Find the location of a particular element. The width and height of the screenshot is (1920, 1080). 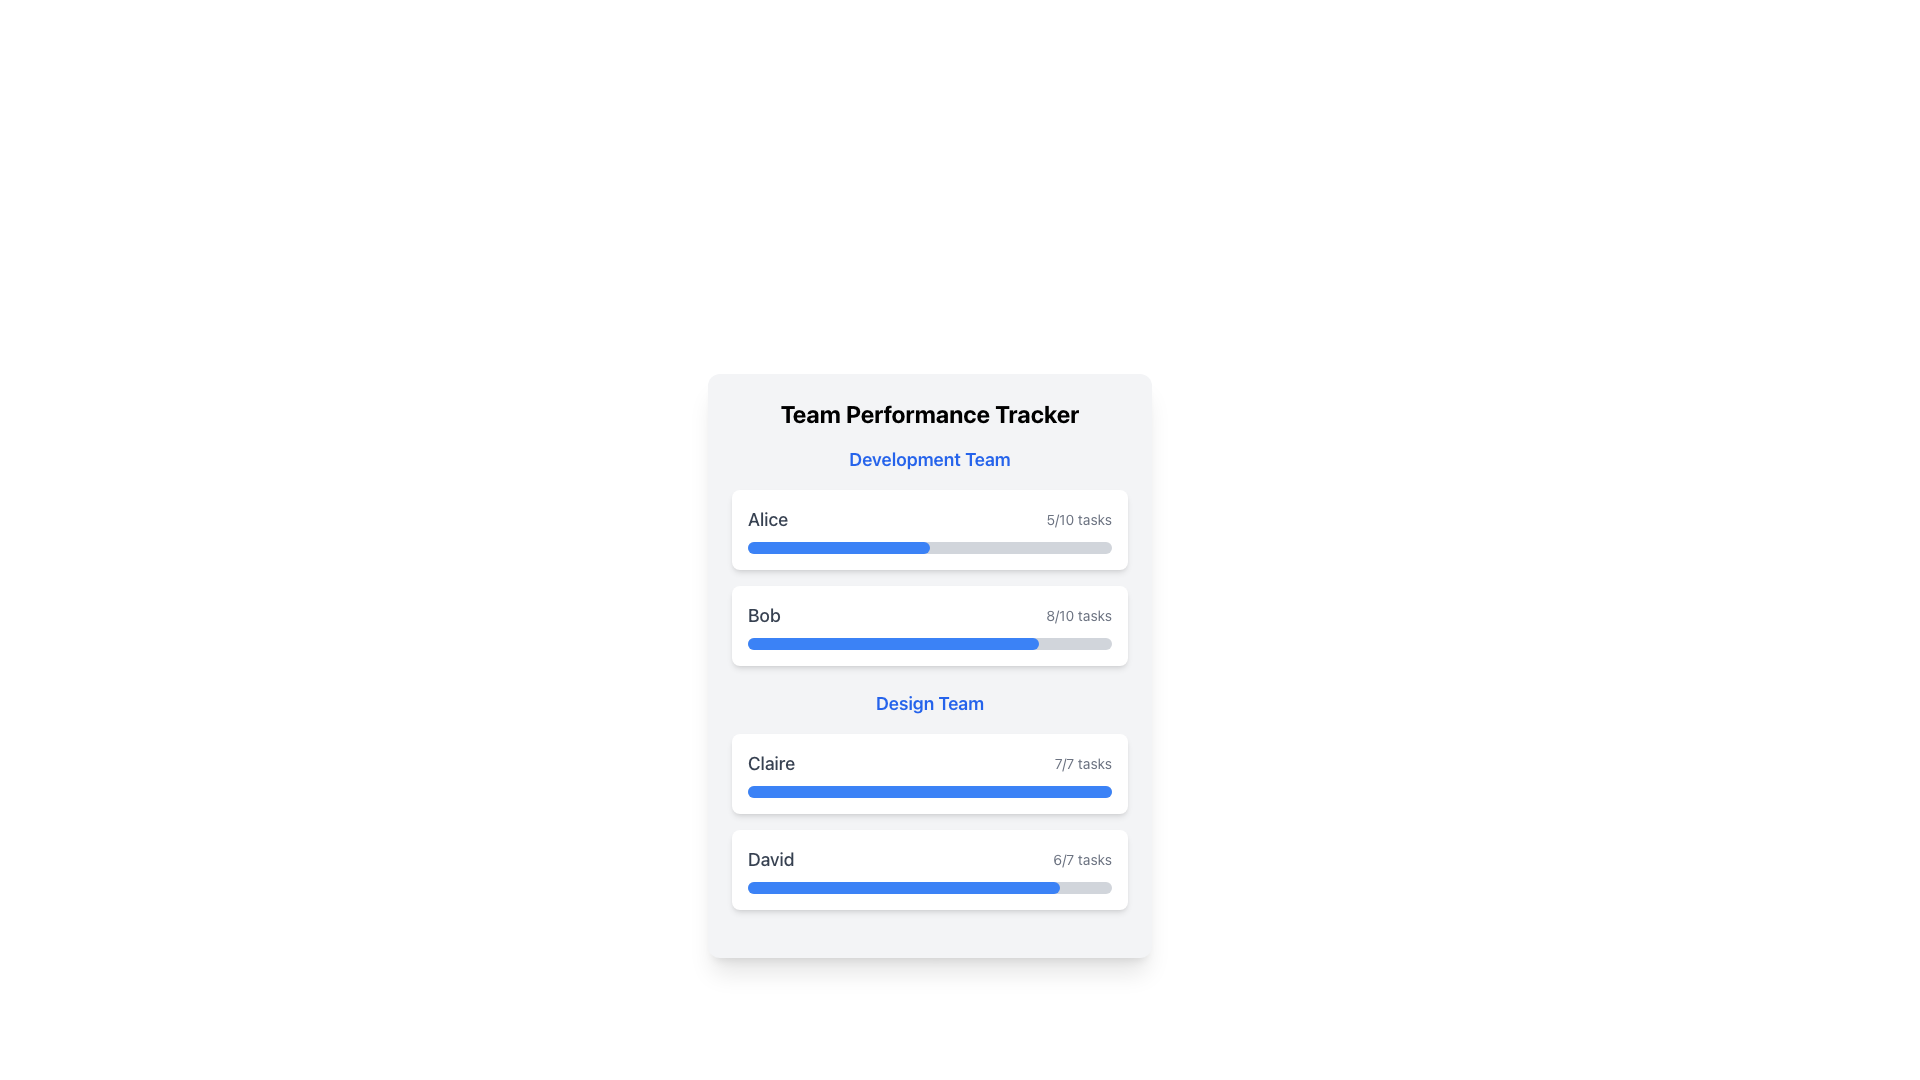

the progress bar located below the 'Alice' label in the 'Development Team' section, which visually represents a progress indicator with a filled blue portion is located at coordinates (839, 547).